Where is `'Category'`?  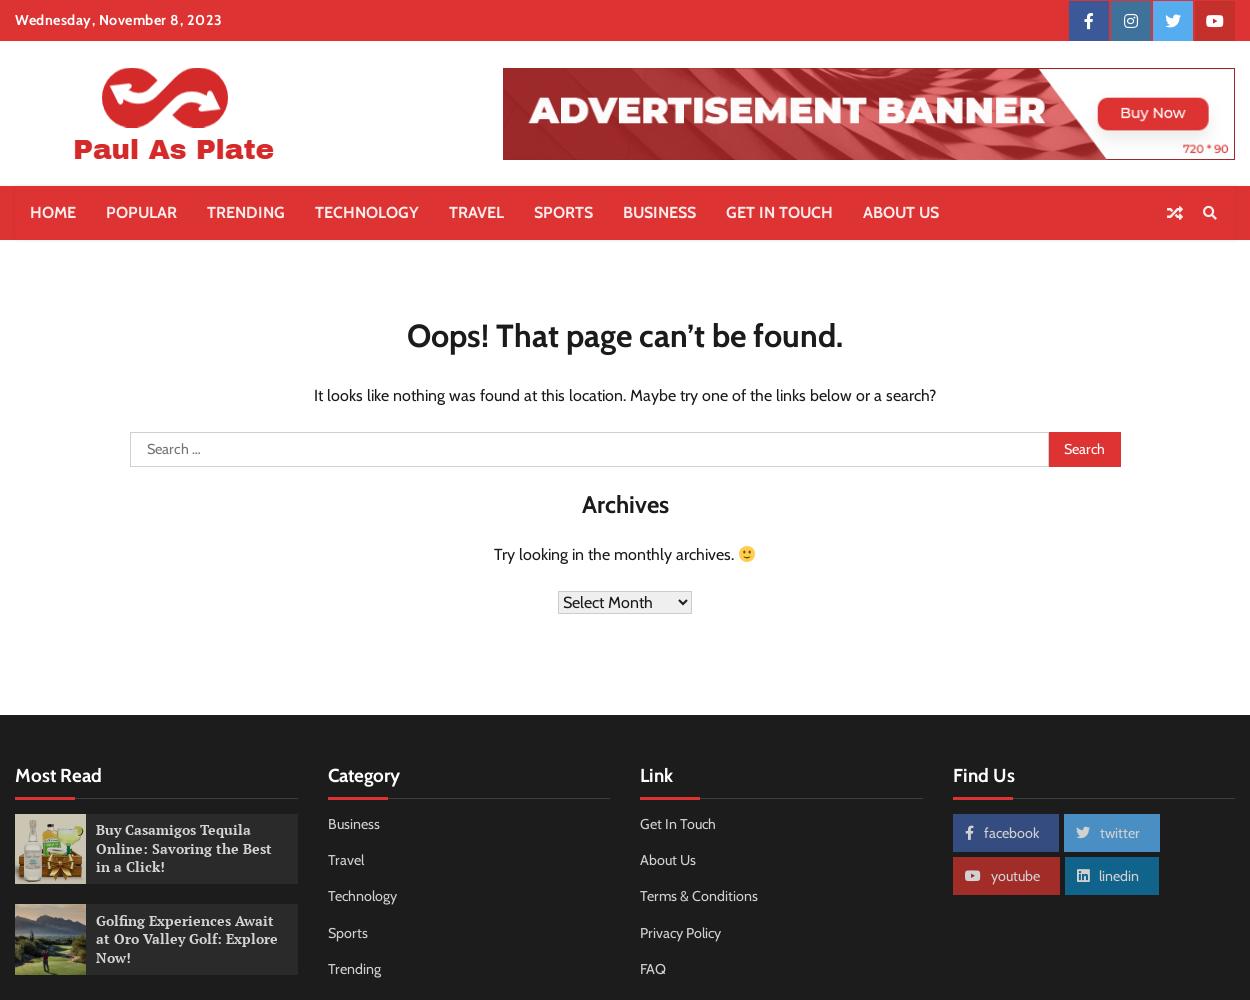
'Category' is located at coordinates (326, 775).